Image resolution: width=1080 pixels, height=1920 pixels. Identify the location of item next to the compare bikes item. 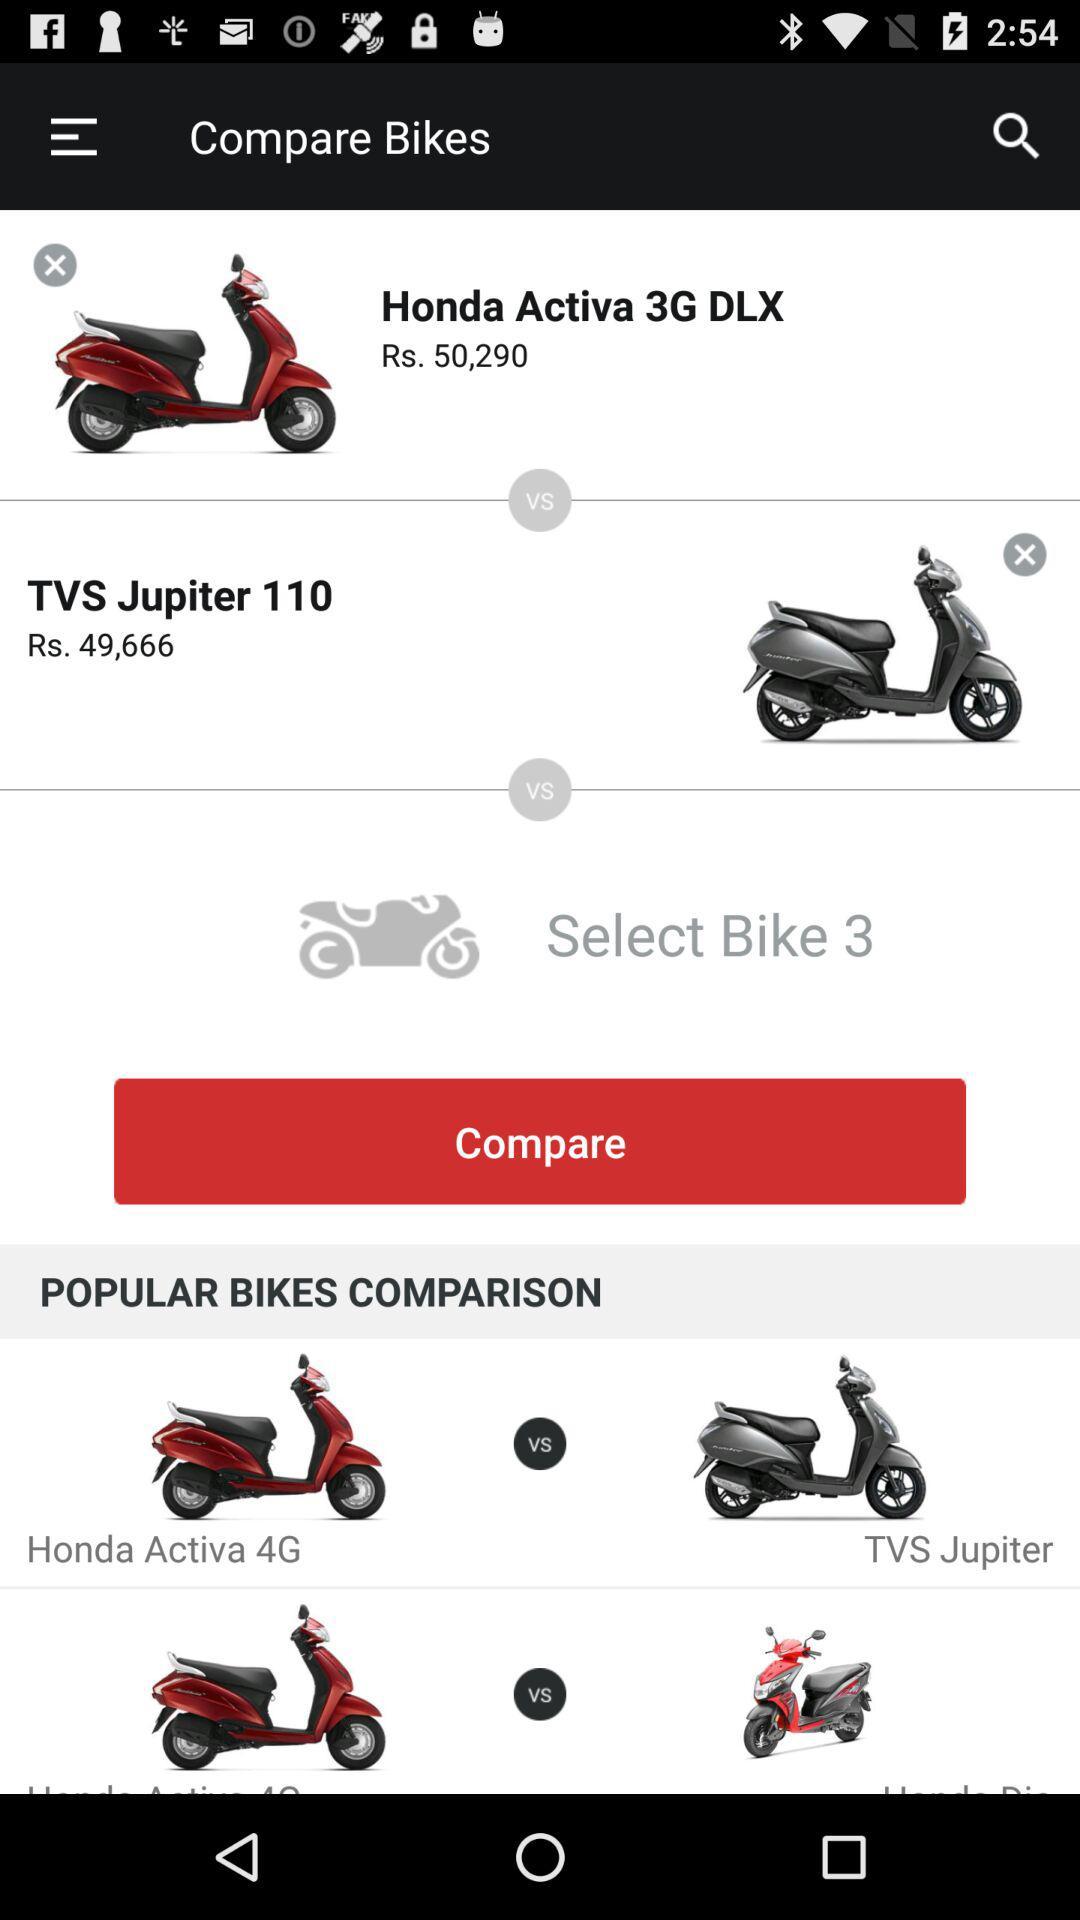
(1017, 135).